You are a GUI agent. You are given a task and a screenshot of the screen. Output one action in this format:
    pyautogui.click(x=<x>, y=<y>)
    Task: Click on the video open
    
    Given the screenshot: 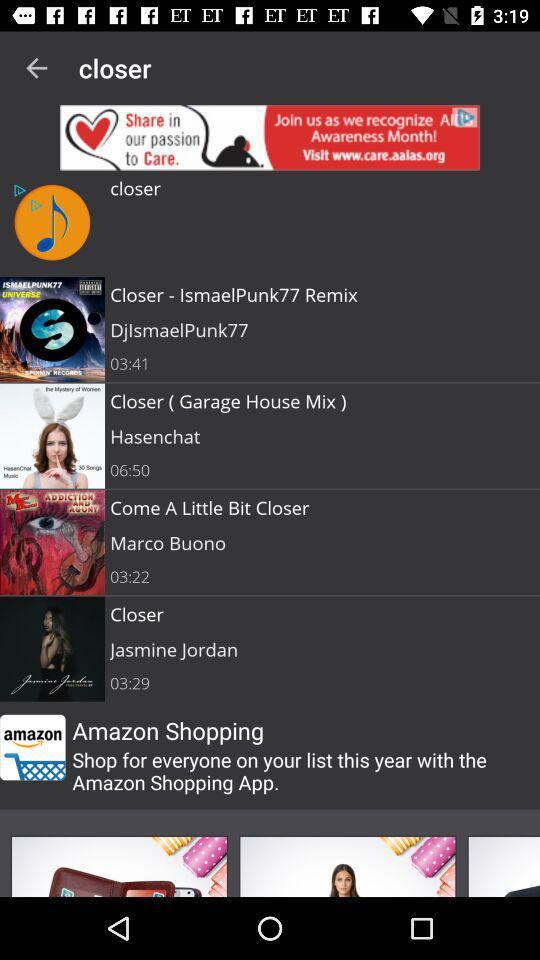 What is the action you would take?
    pyautogui.click(x=502, y=865)
    